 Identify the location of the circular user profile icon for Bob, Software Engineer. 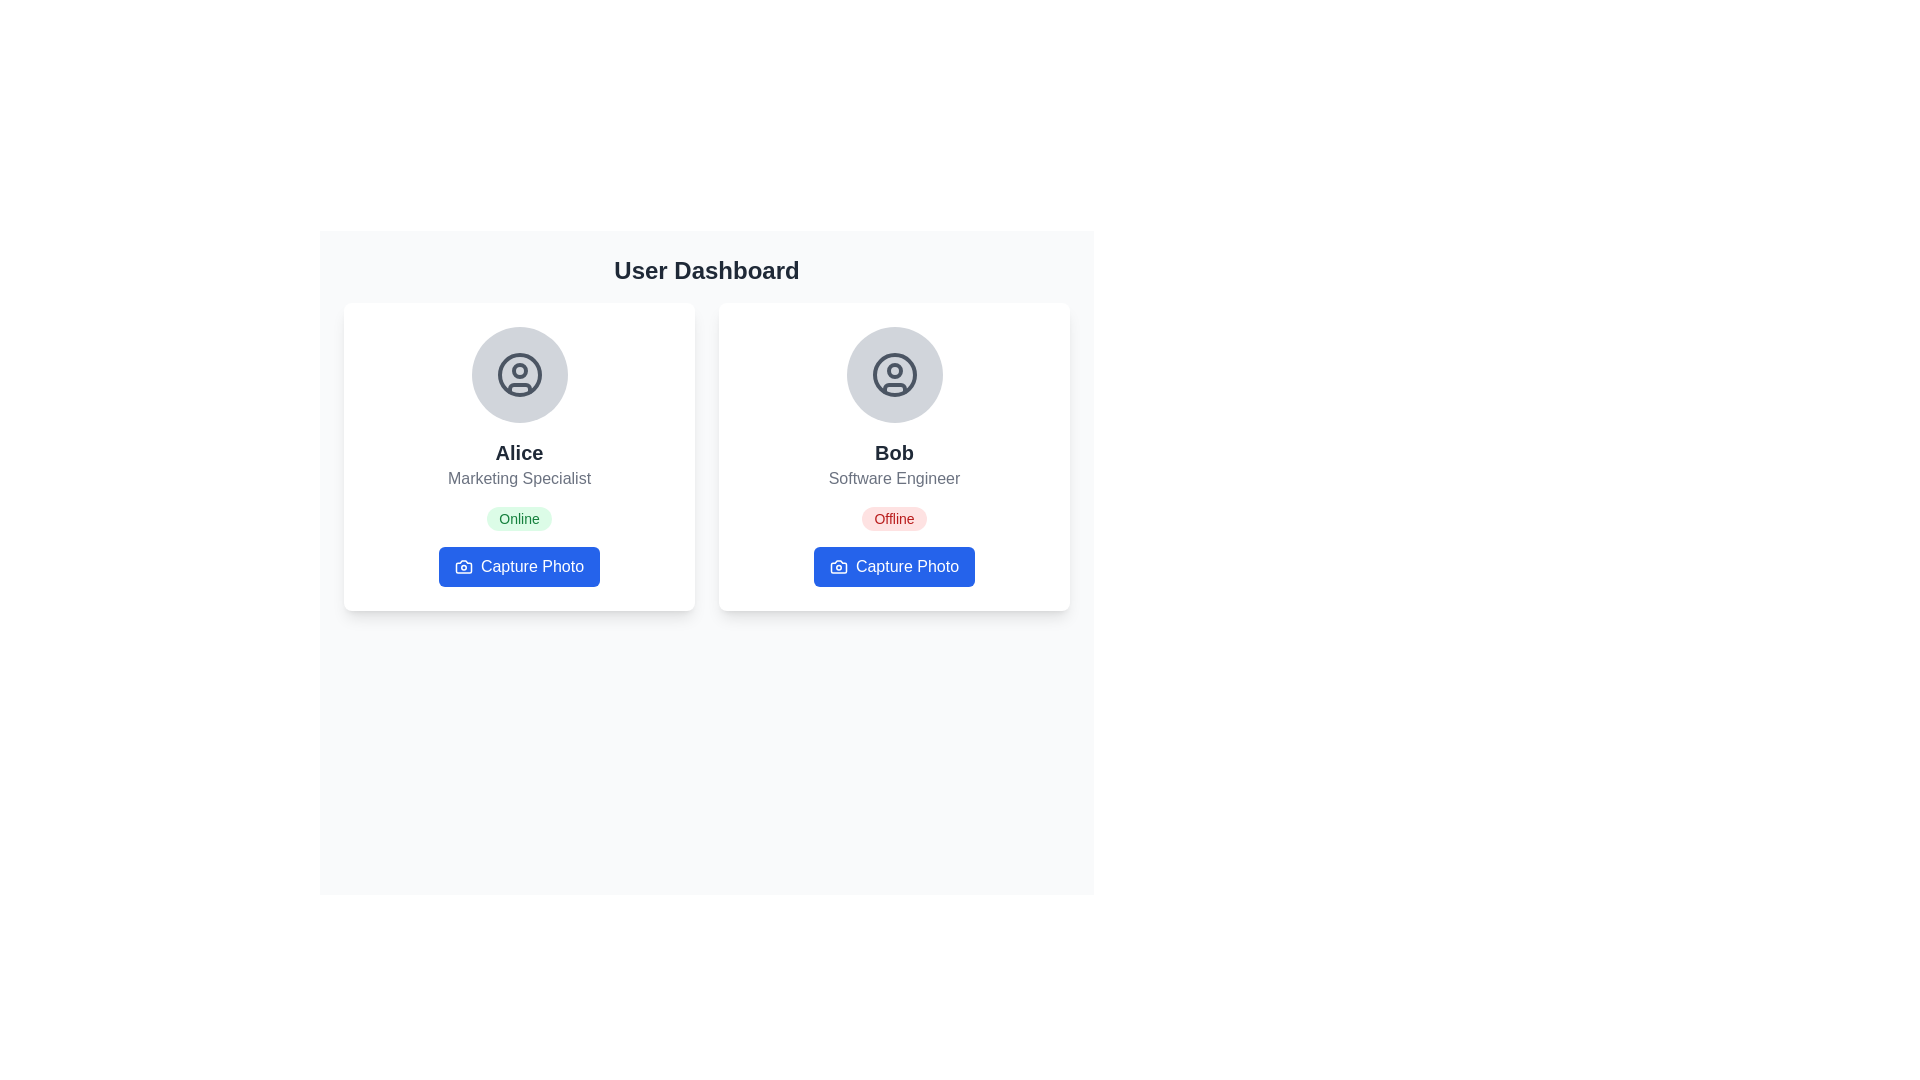
(893, 374).